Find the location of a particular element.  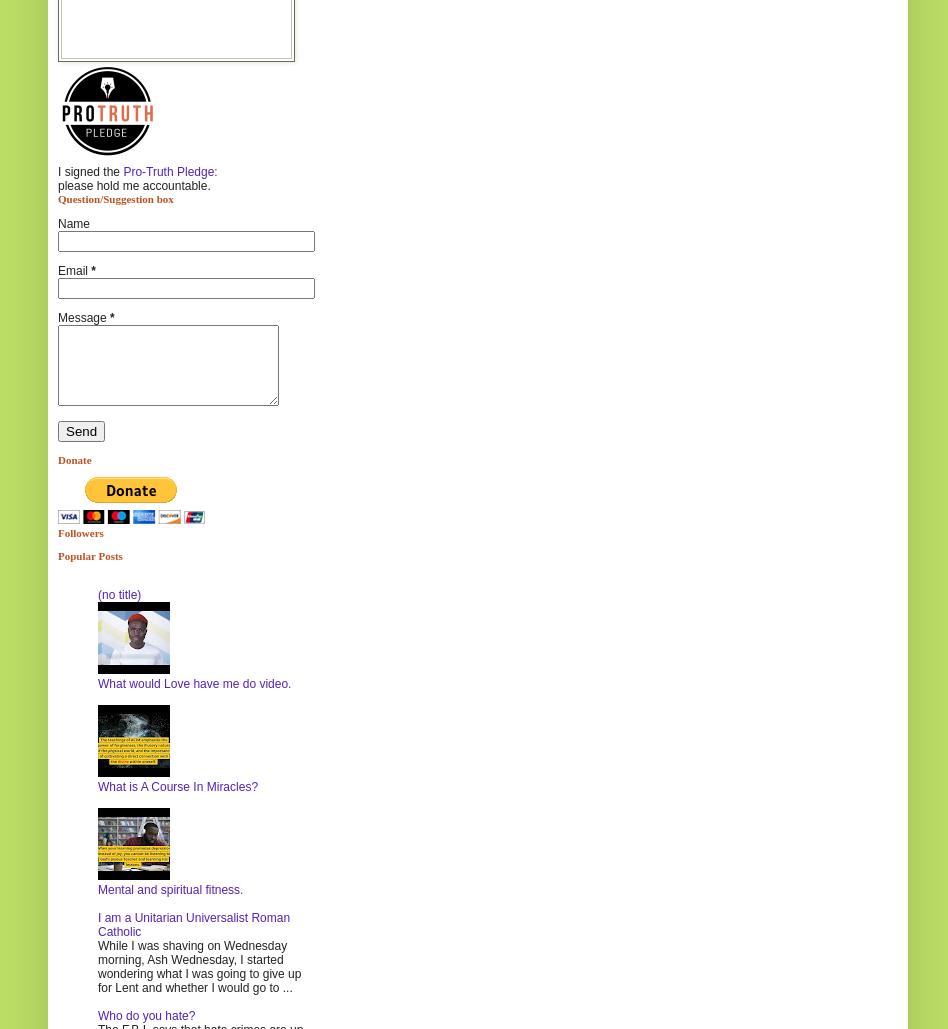

'Message' is located at coordinates (83, 317).